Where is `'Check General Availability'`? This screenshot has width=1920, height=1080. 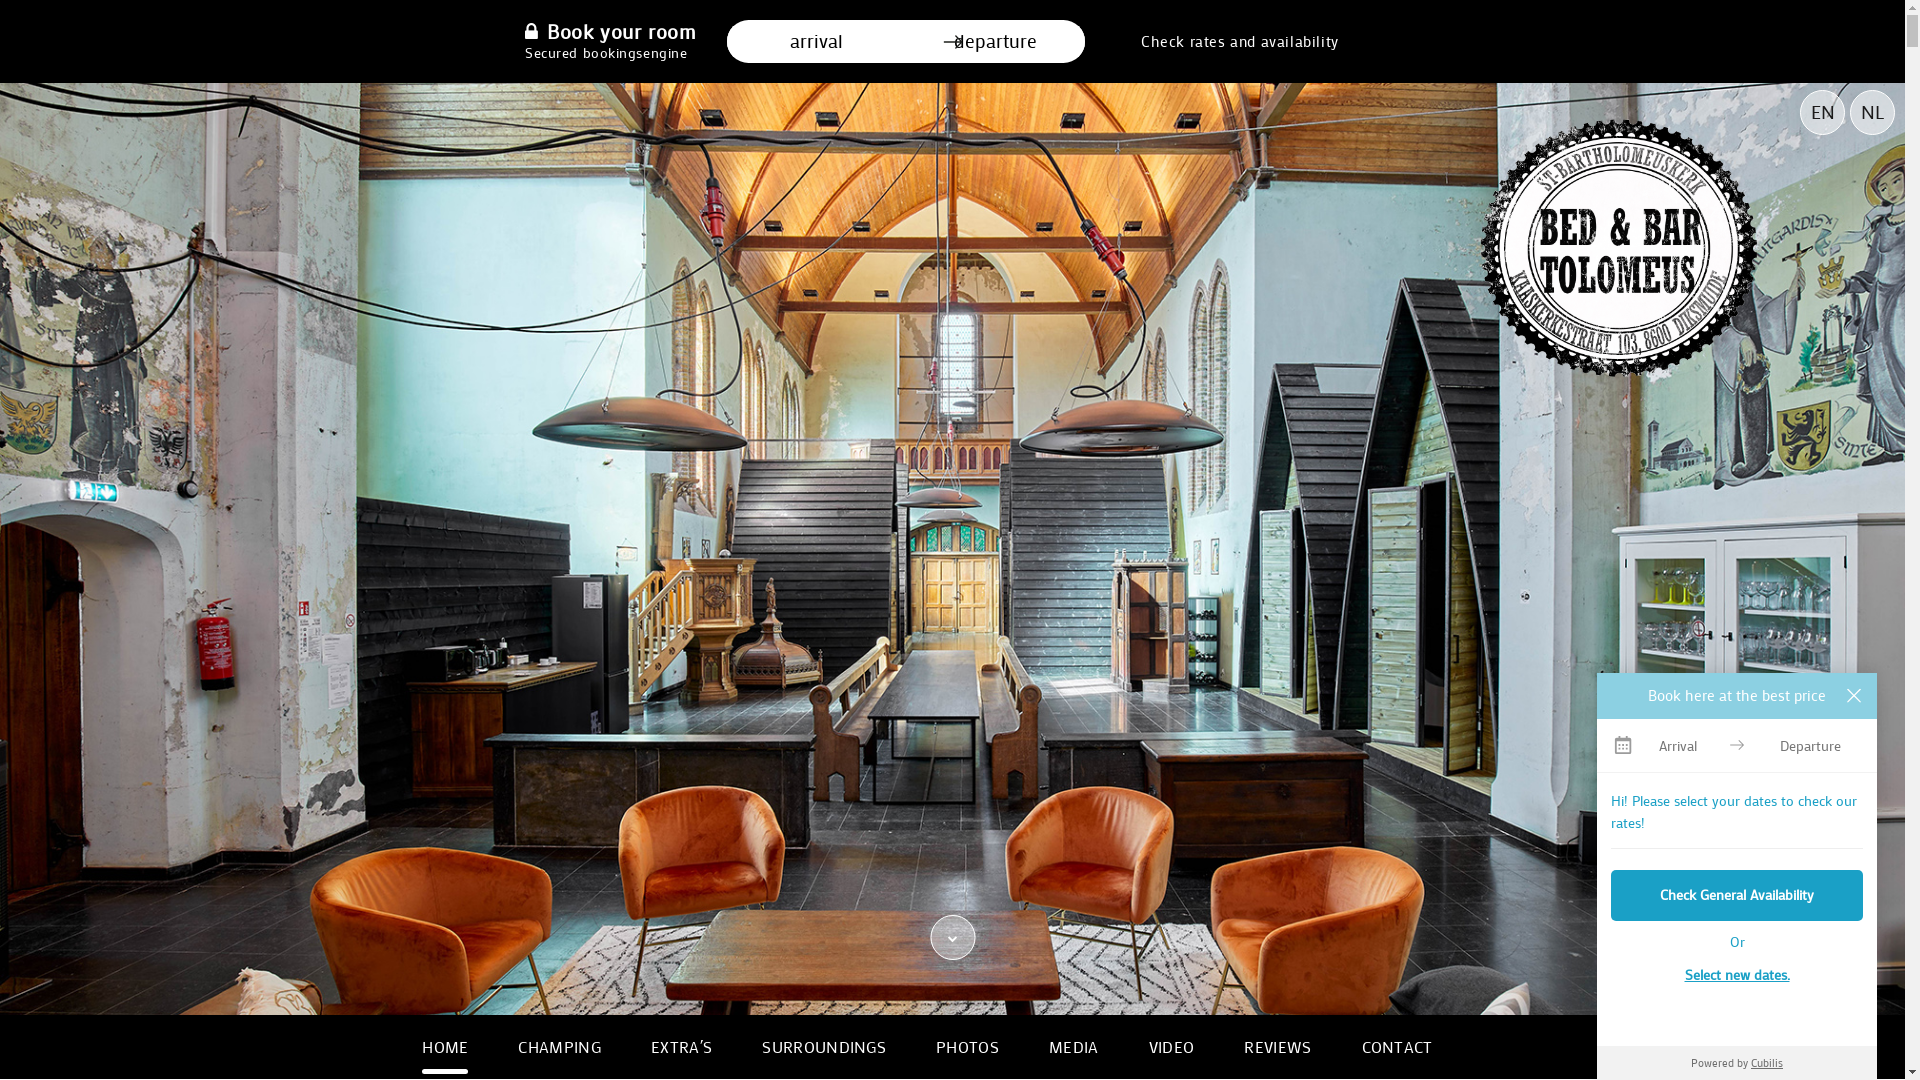
'Check General Availability' is located at coordinates (1736, 893).